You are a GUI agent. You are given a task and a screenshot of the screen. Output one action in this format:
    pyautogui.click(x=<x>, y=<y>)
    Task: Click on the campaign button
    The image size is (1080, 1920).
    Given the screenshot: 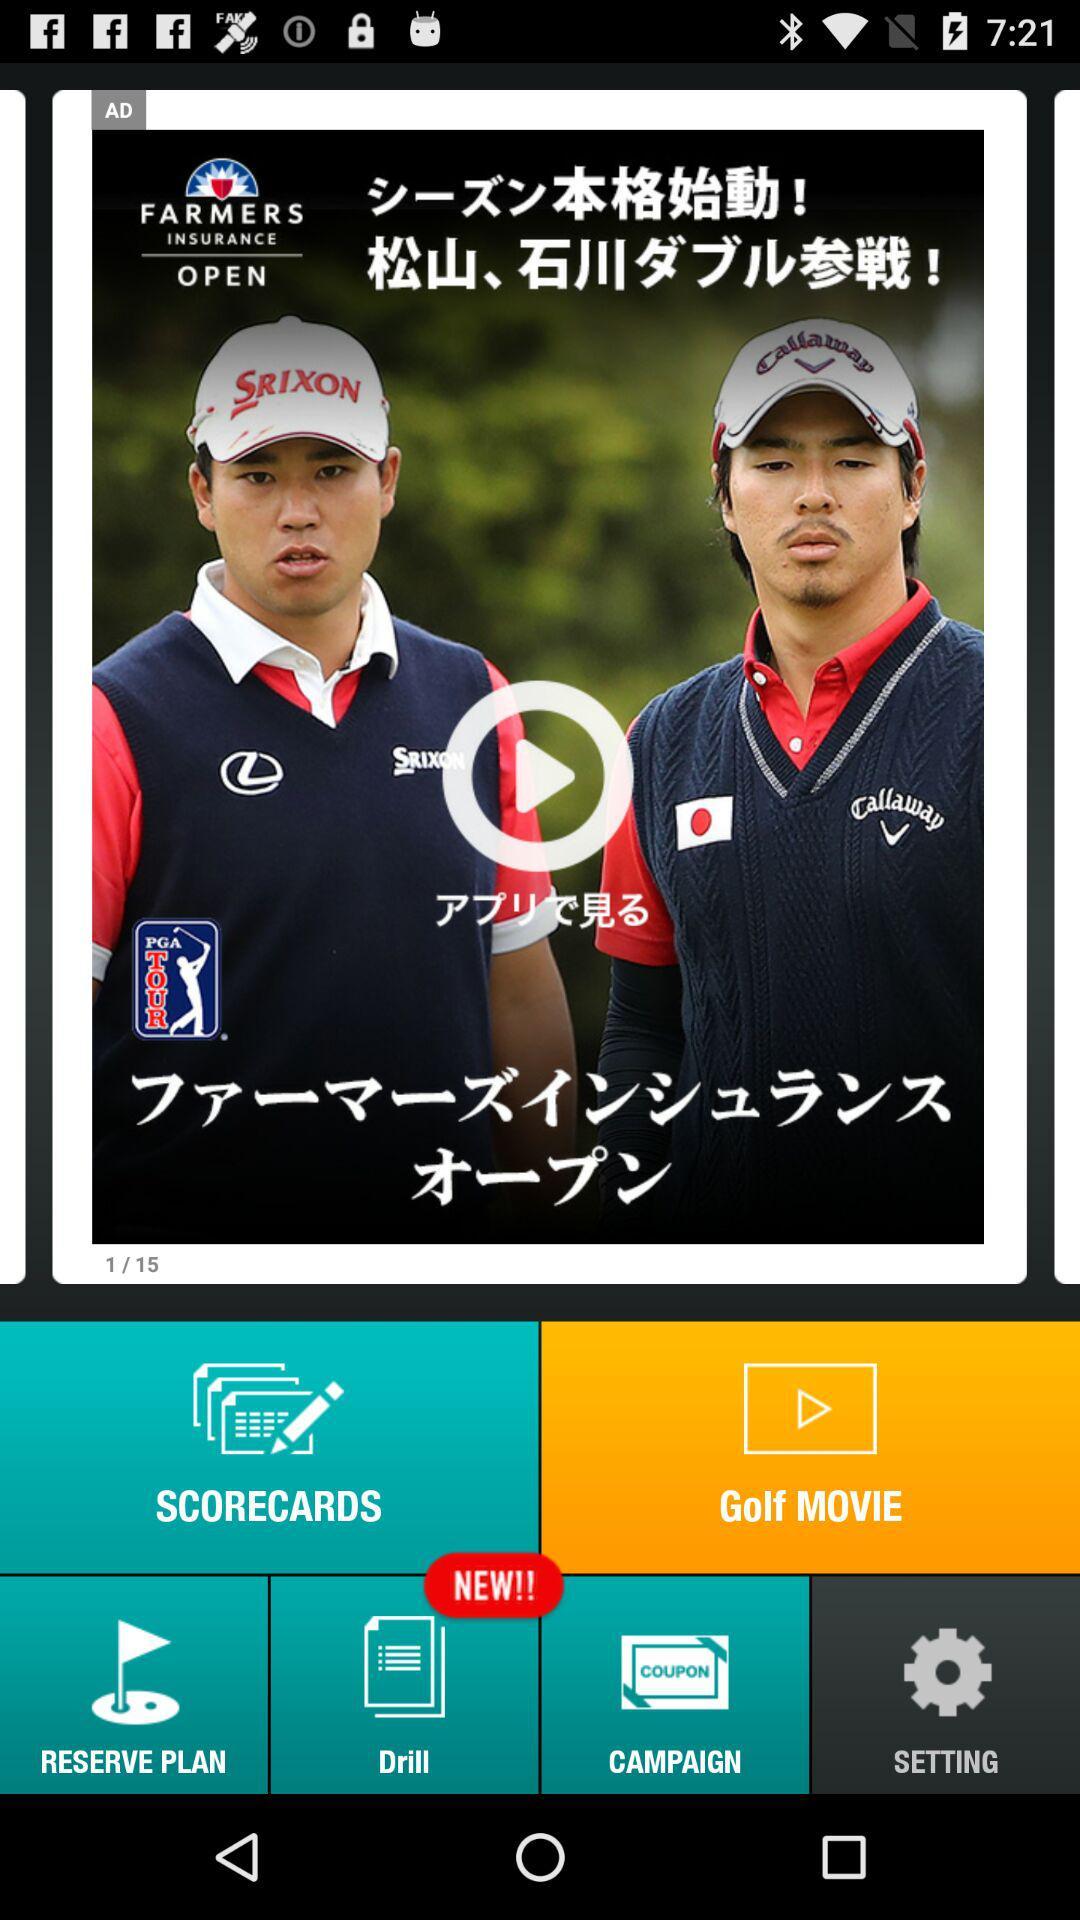 What is the action you would take?
    pyautogui.click(x=675, y=1684)
    